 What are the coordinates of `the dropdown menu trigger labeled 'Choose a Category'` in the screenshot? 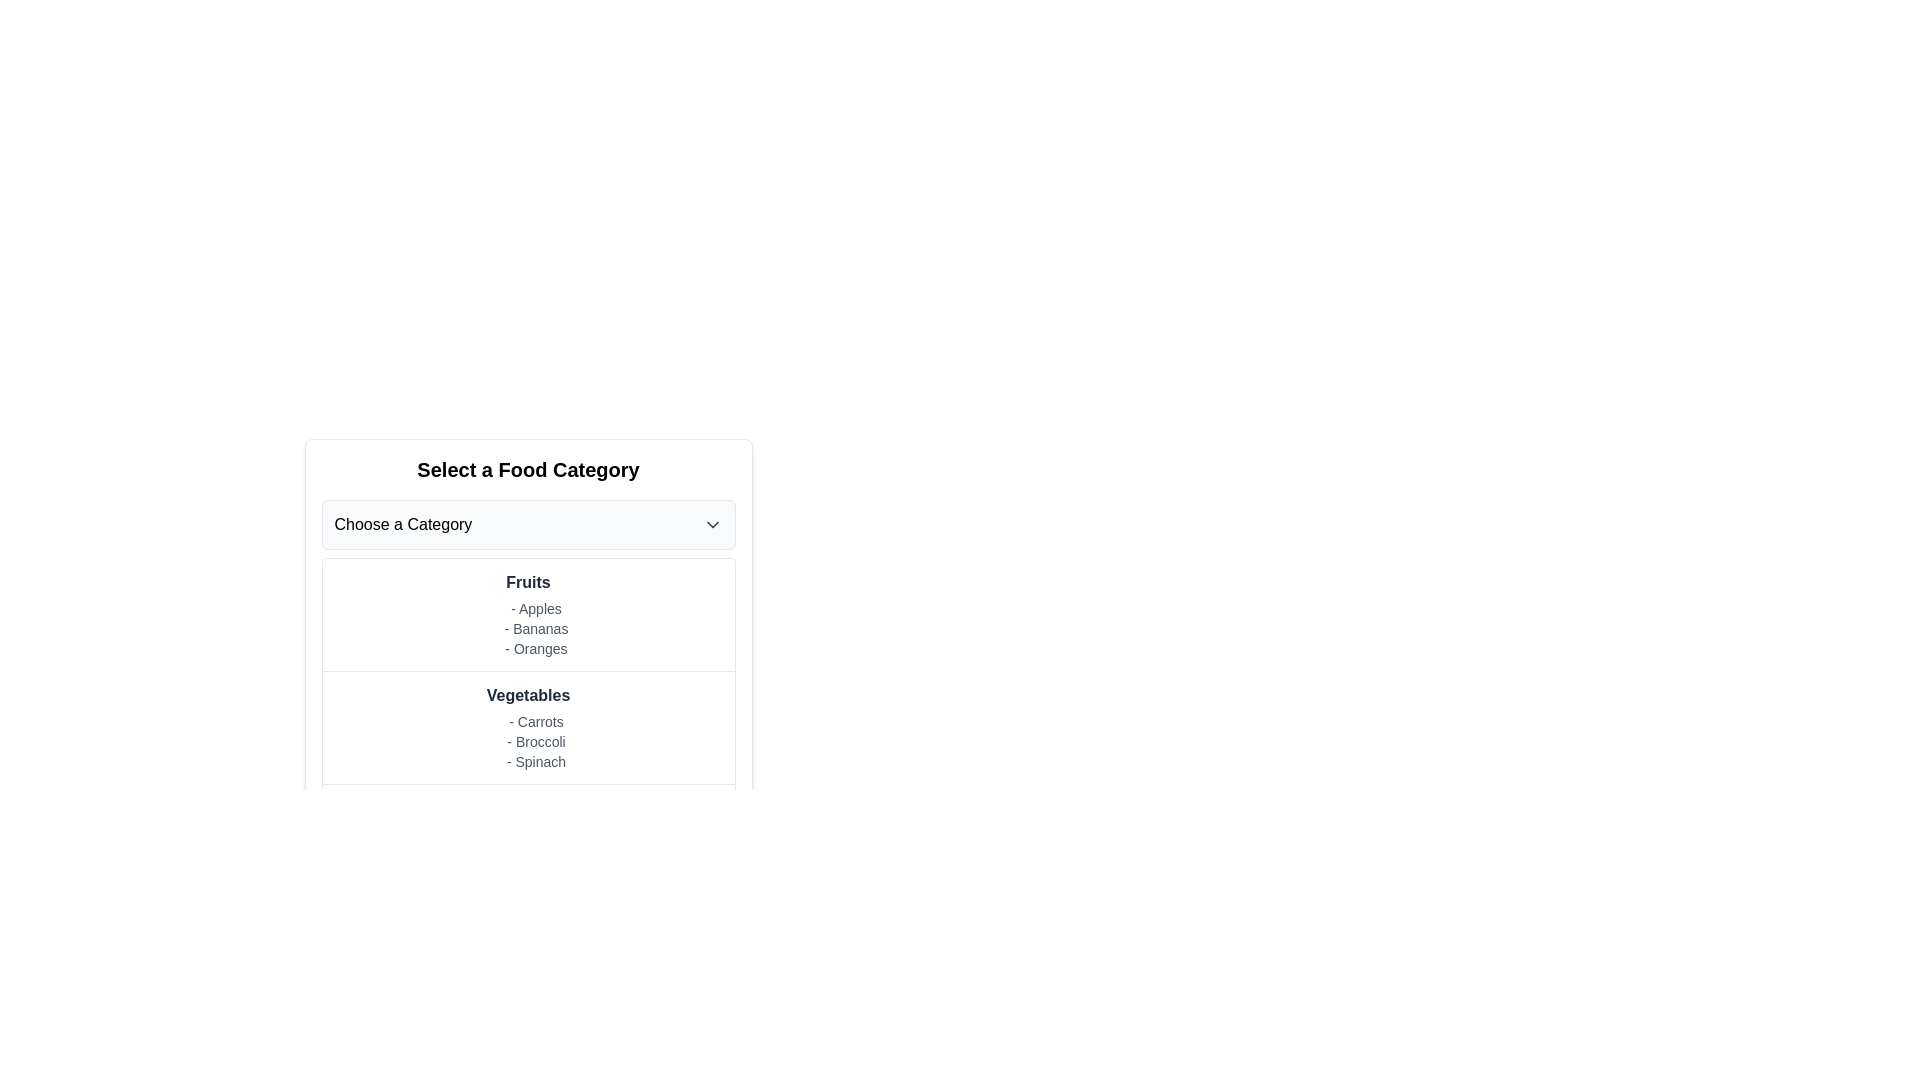 It's located at (528, 523).